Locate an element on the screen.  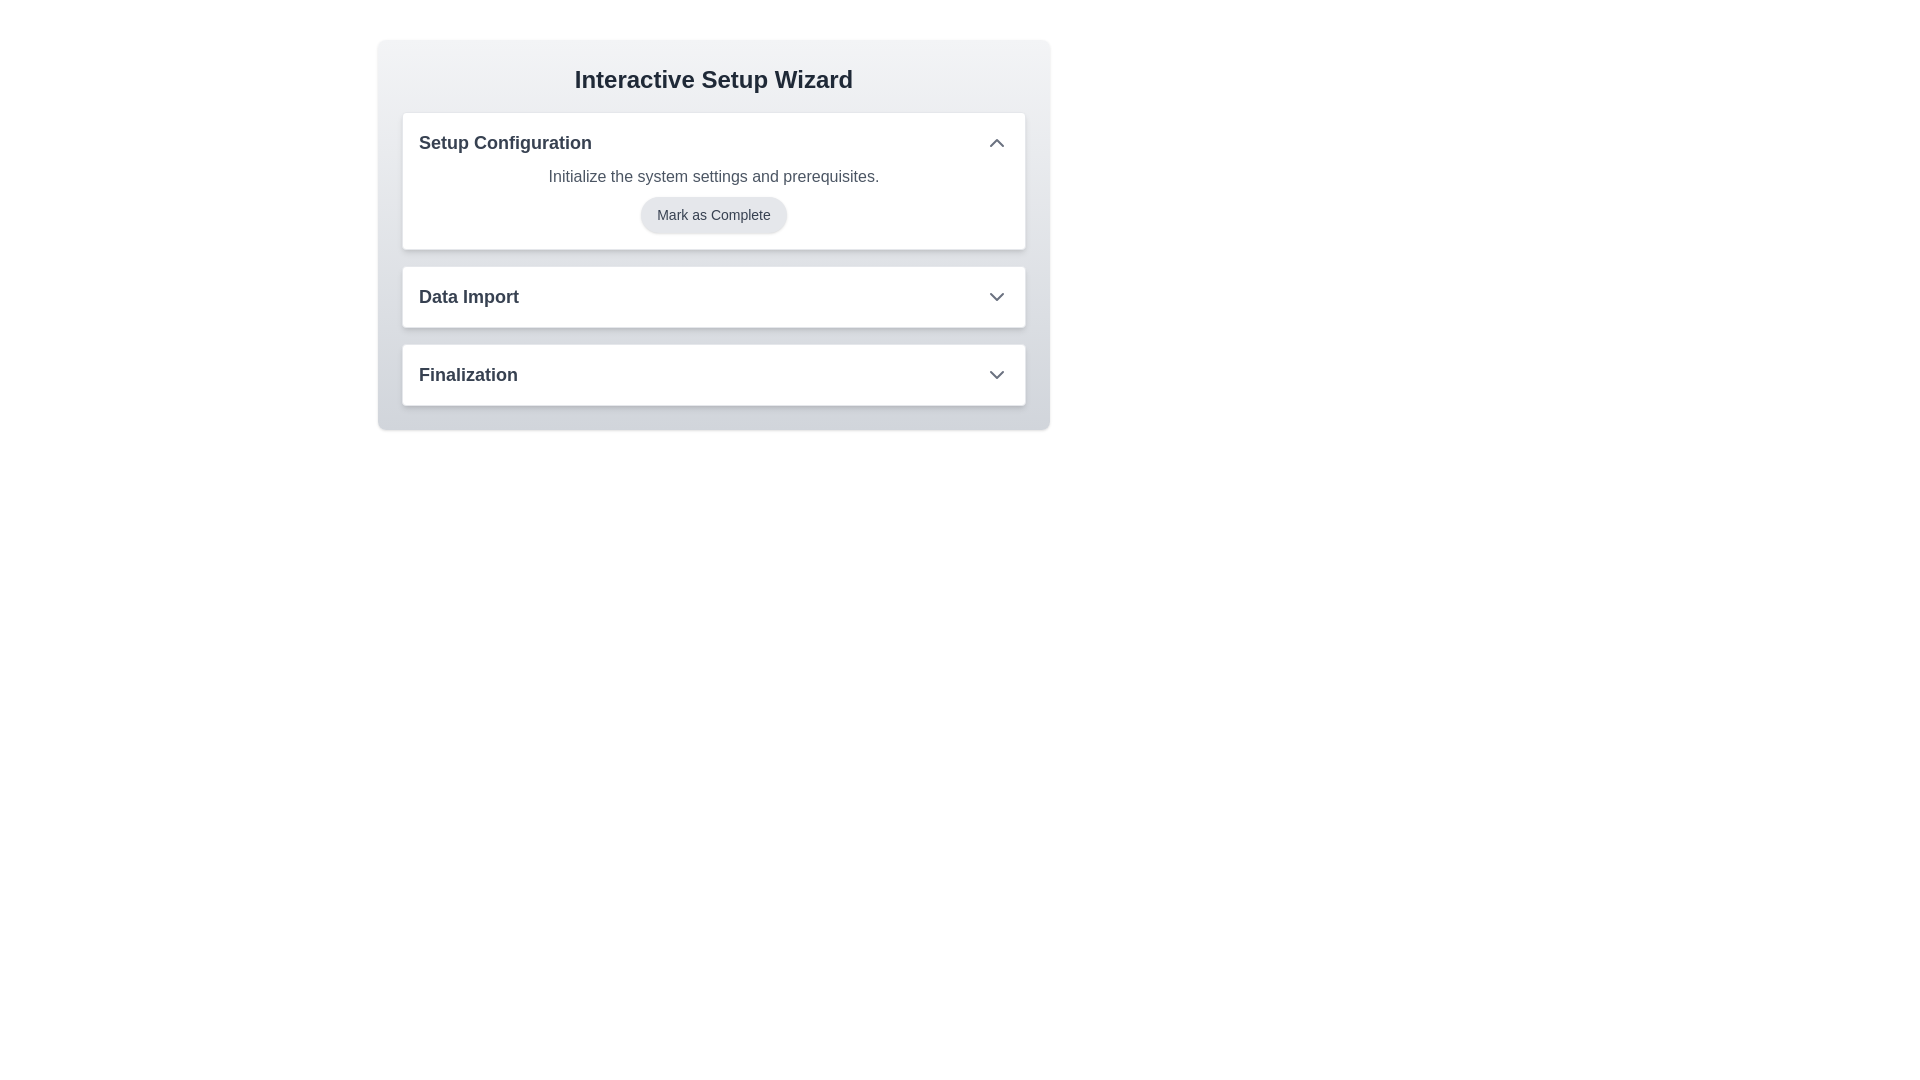
the button in the first section of the setup wizard to mark the step as complete is located at coordinates (714, 257).